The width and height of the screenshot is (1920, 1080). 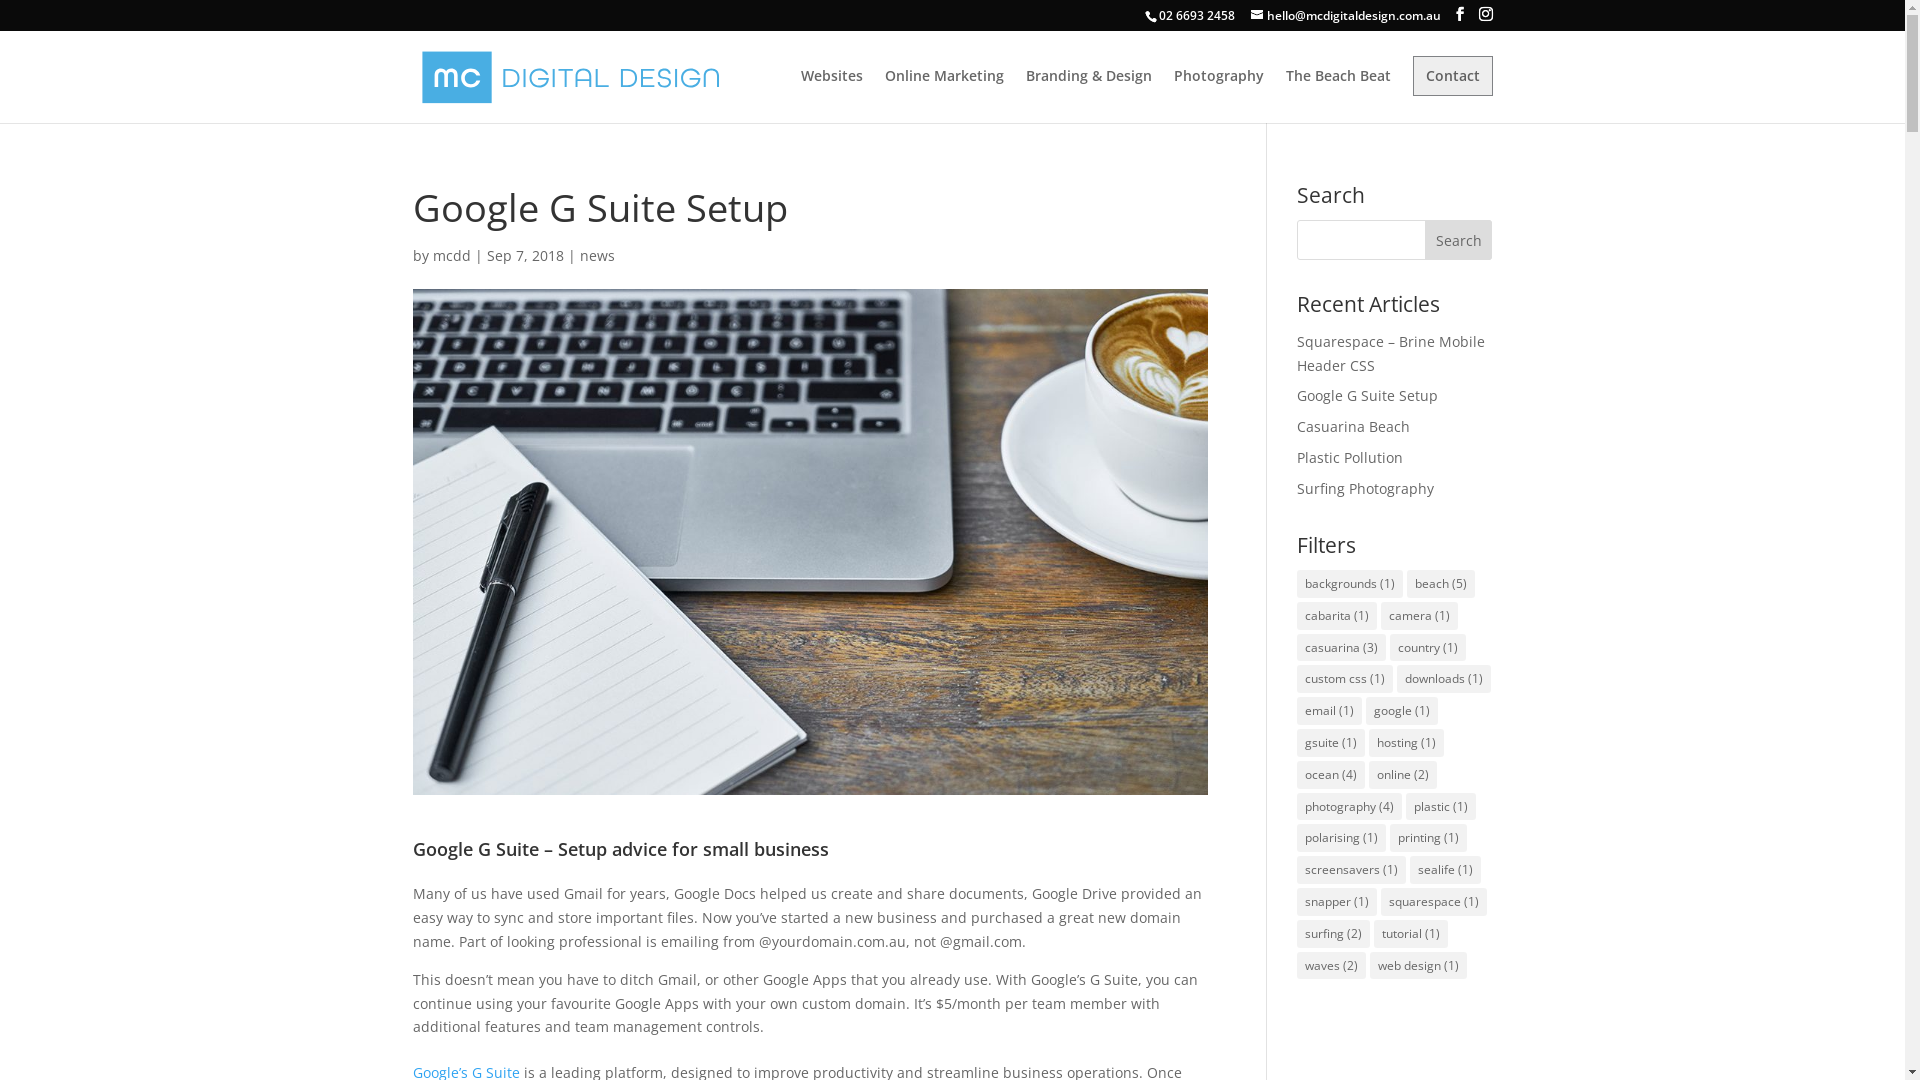 I want to click on 'plastic (1)', so click(x=1440, y=805).